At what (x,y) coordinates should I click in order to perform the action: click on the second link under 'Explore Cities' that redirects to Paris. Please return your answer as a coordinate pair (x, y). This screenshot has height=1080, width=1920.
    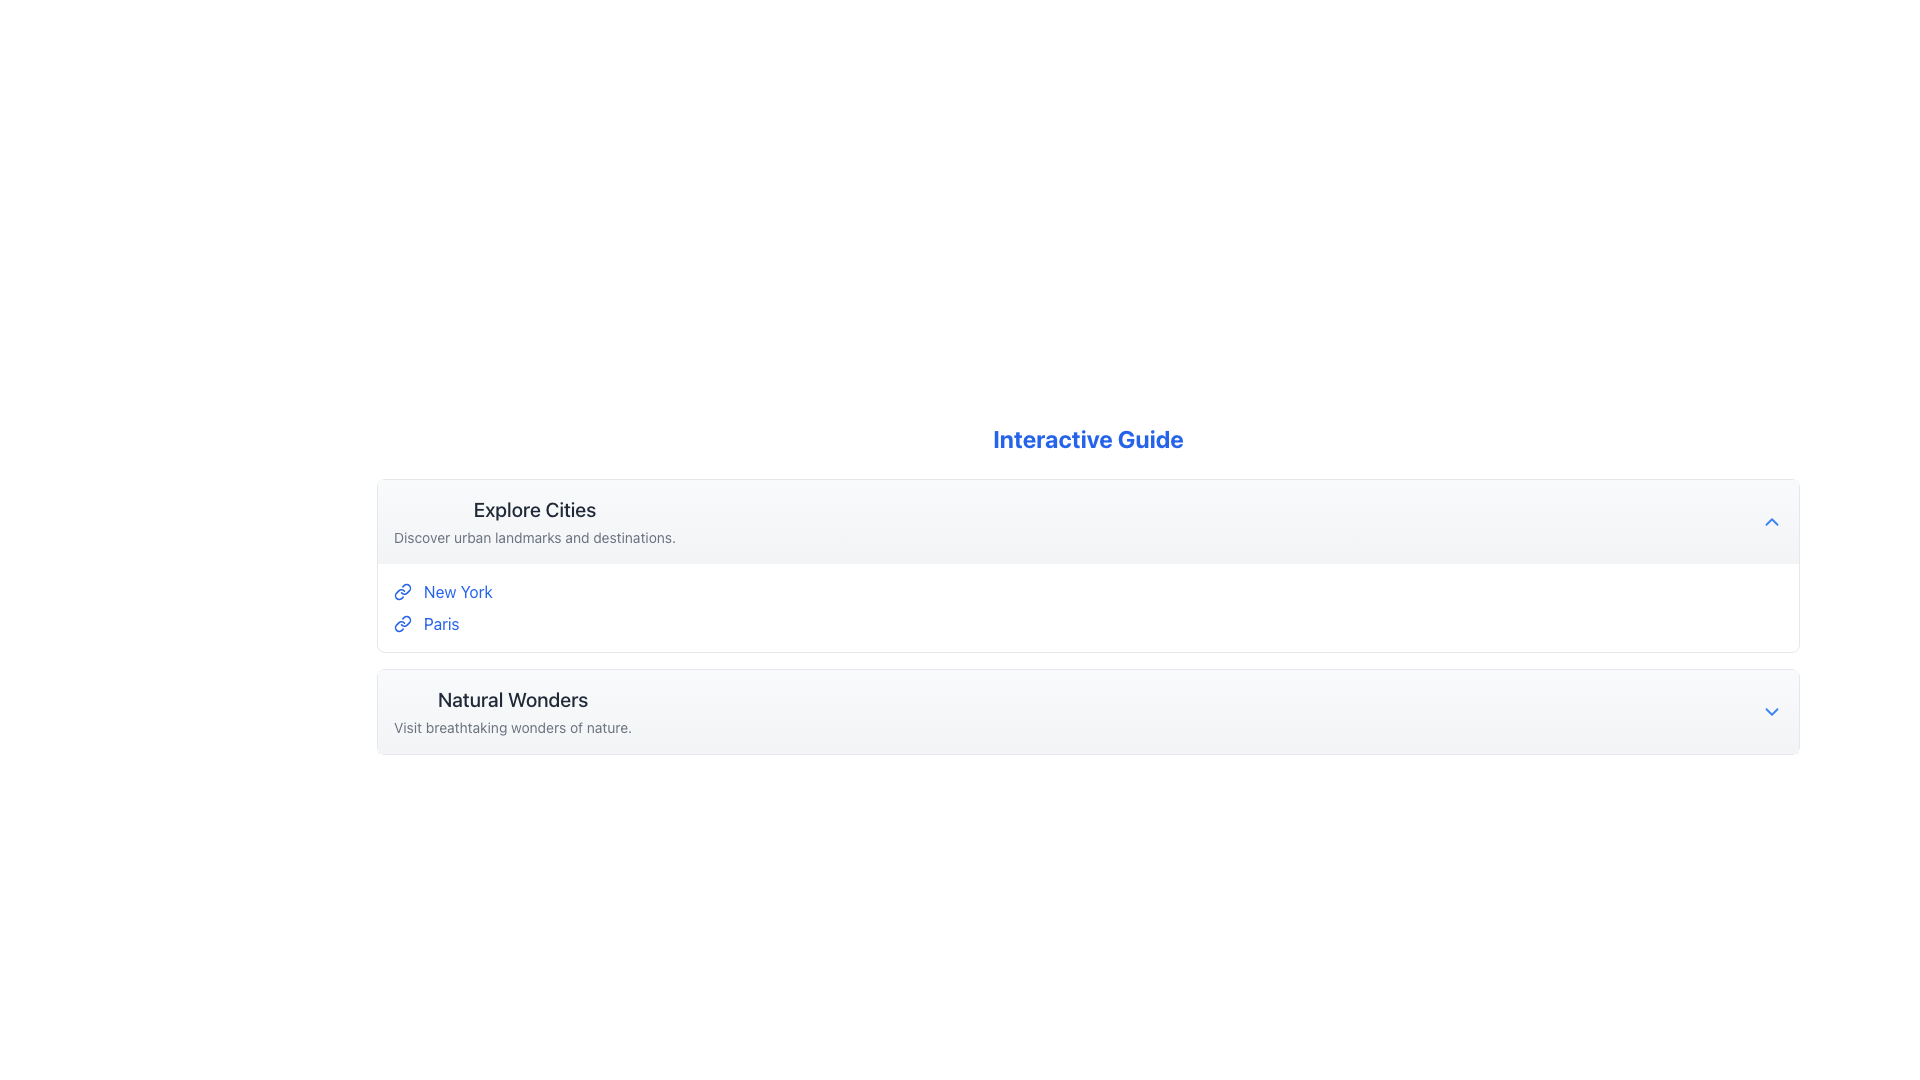
    Looking at the image, I should click on (440, 623).